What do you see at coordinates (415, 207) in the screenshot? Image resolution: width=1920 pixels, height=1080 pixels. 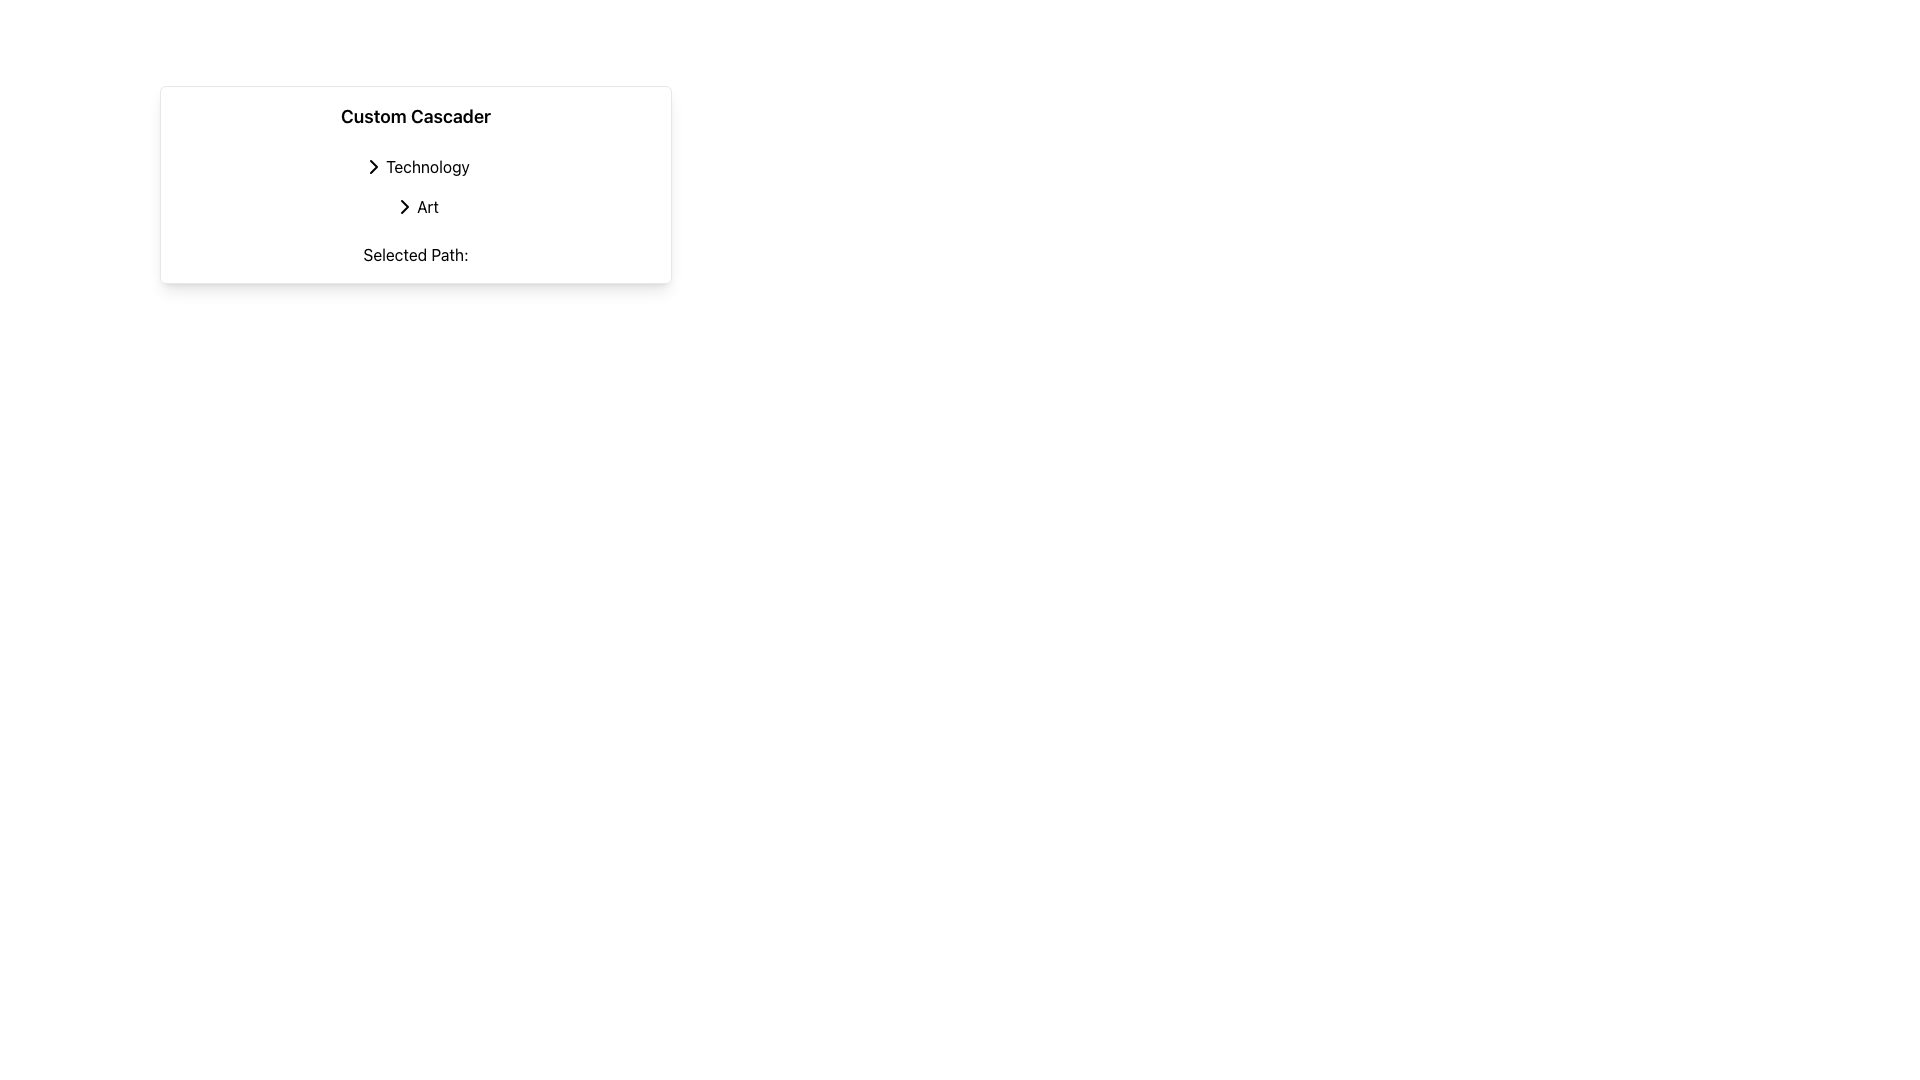 I see `to select the 'Art' option in the interactive menu located below the 'Technology' label within the 'Custom Cascader' section` at bounding box center [415, 207].